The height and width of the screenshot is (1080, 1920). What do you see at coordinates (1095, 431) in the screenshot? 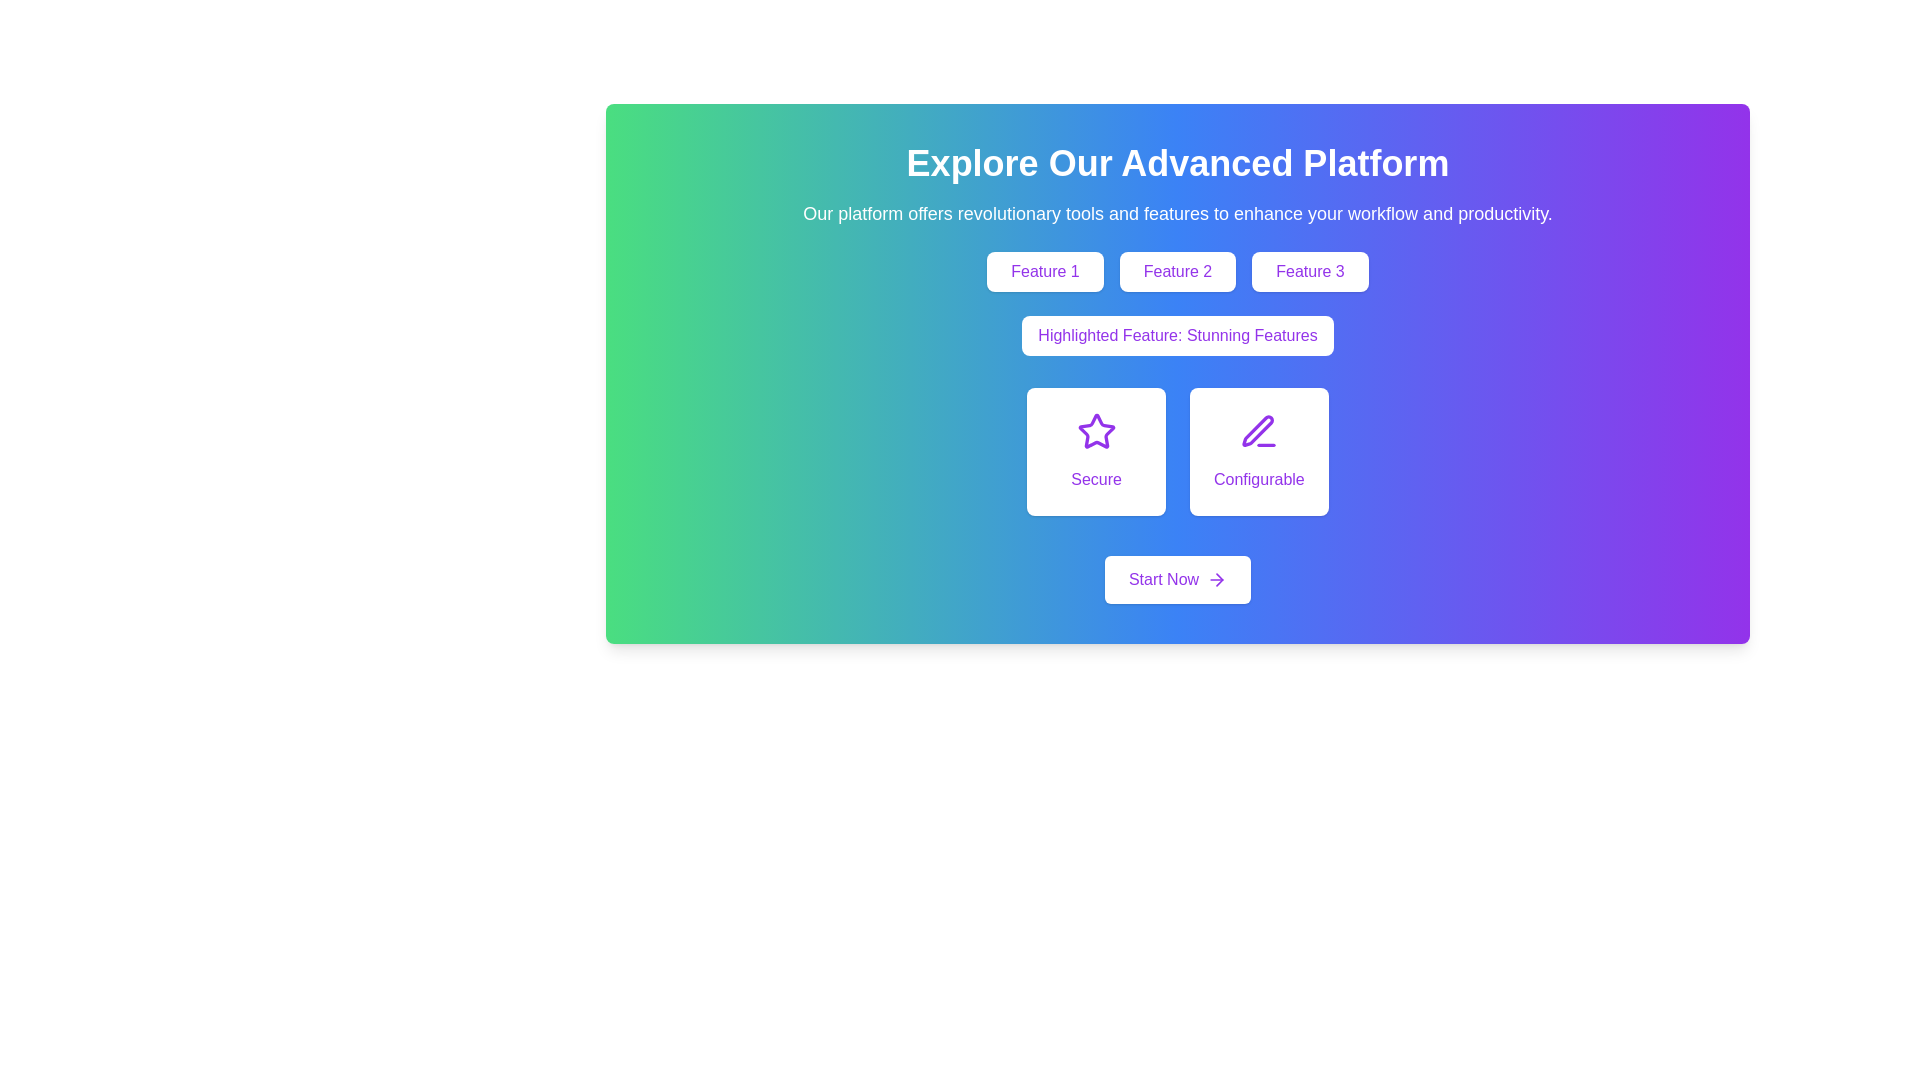
I see `the security-related icon located in the upper section of the 'Secure' card to observe the tooltip if present` at bounding box center [1095, 431].